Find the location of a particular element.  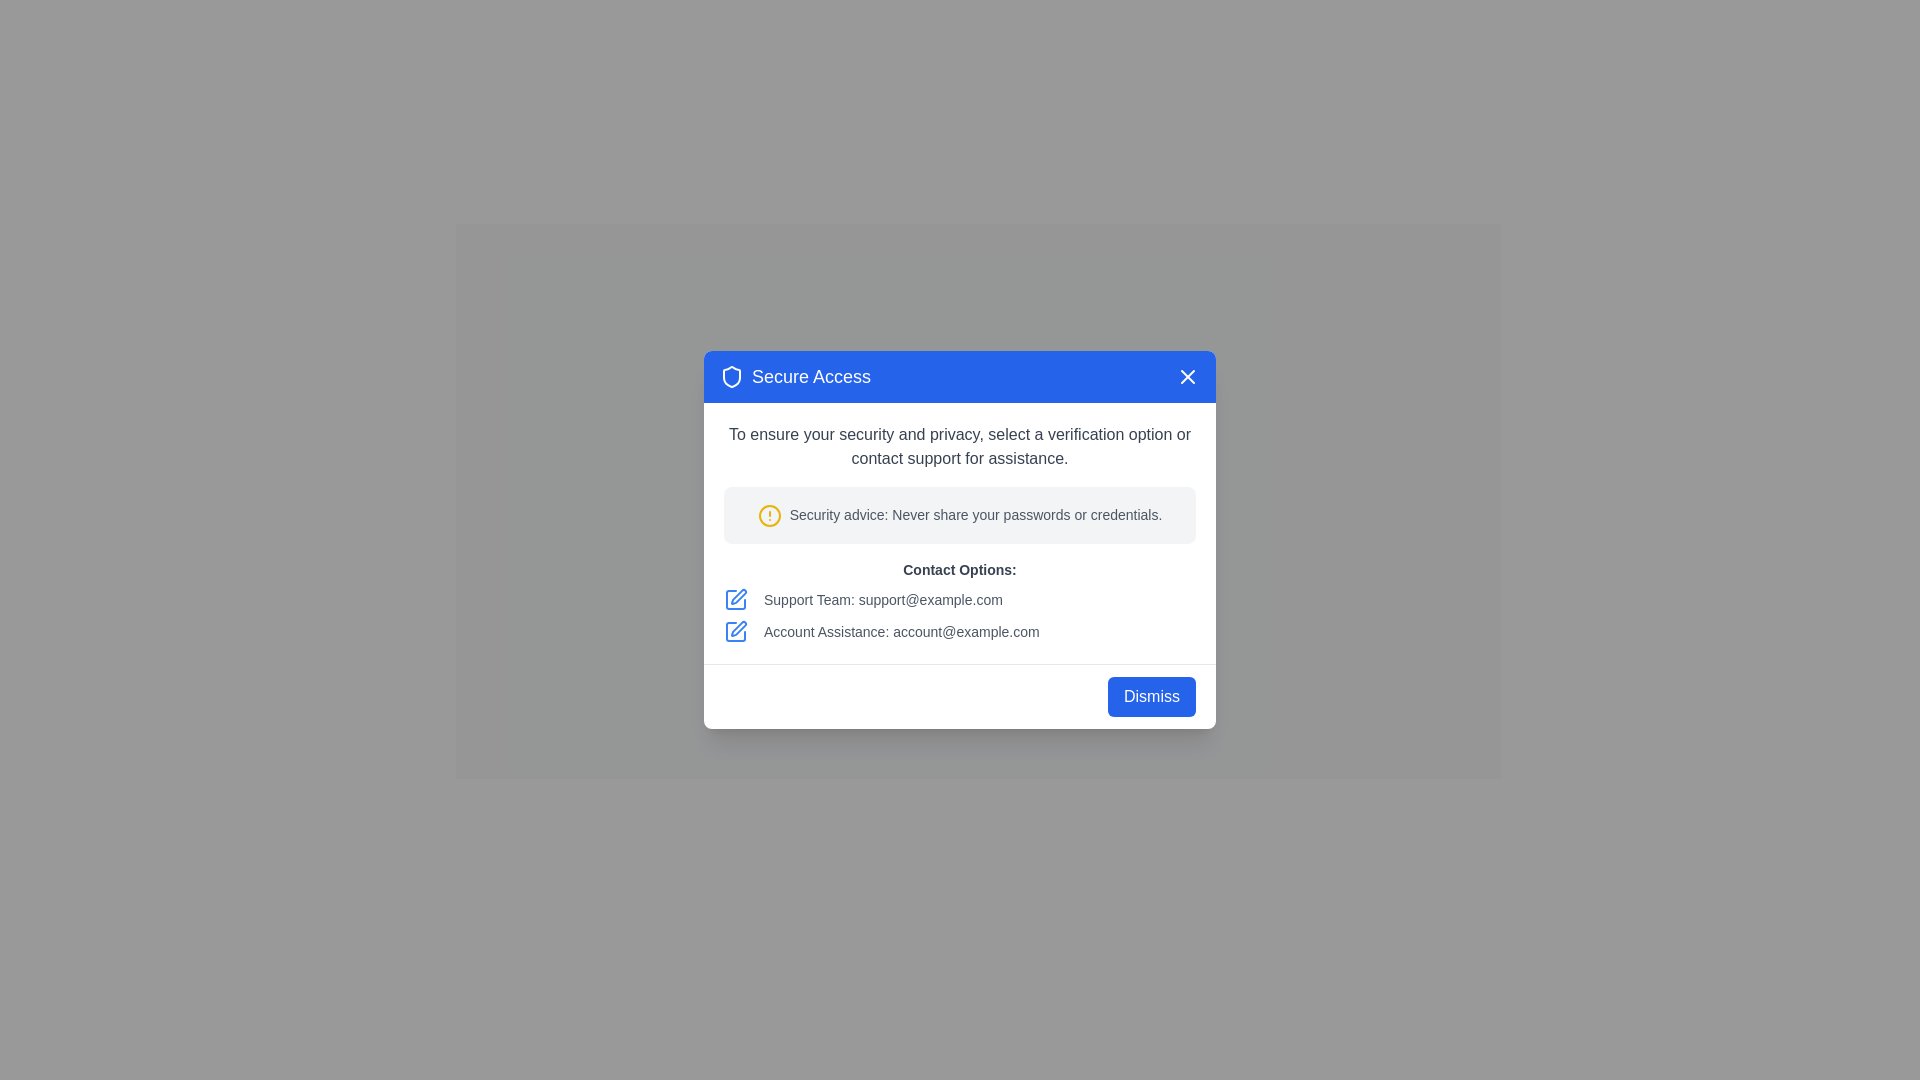

the text block that provides contact information, specifically the email address for account assistance located at the bottom-right portion of the modal beneath the 'Support Team: support@example.com' section is located at coordinates (900, 631).